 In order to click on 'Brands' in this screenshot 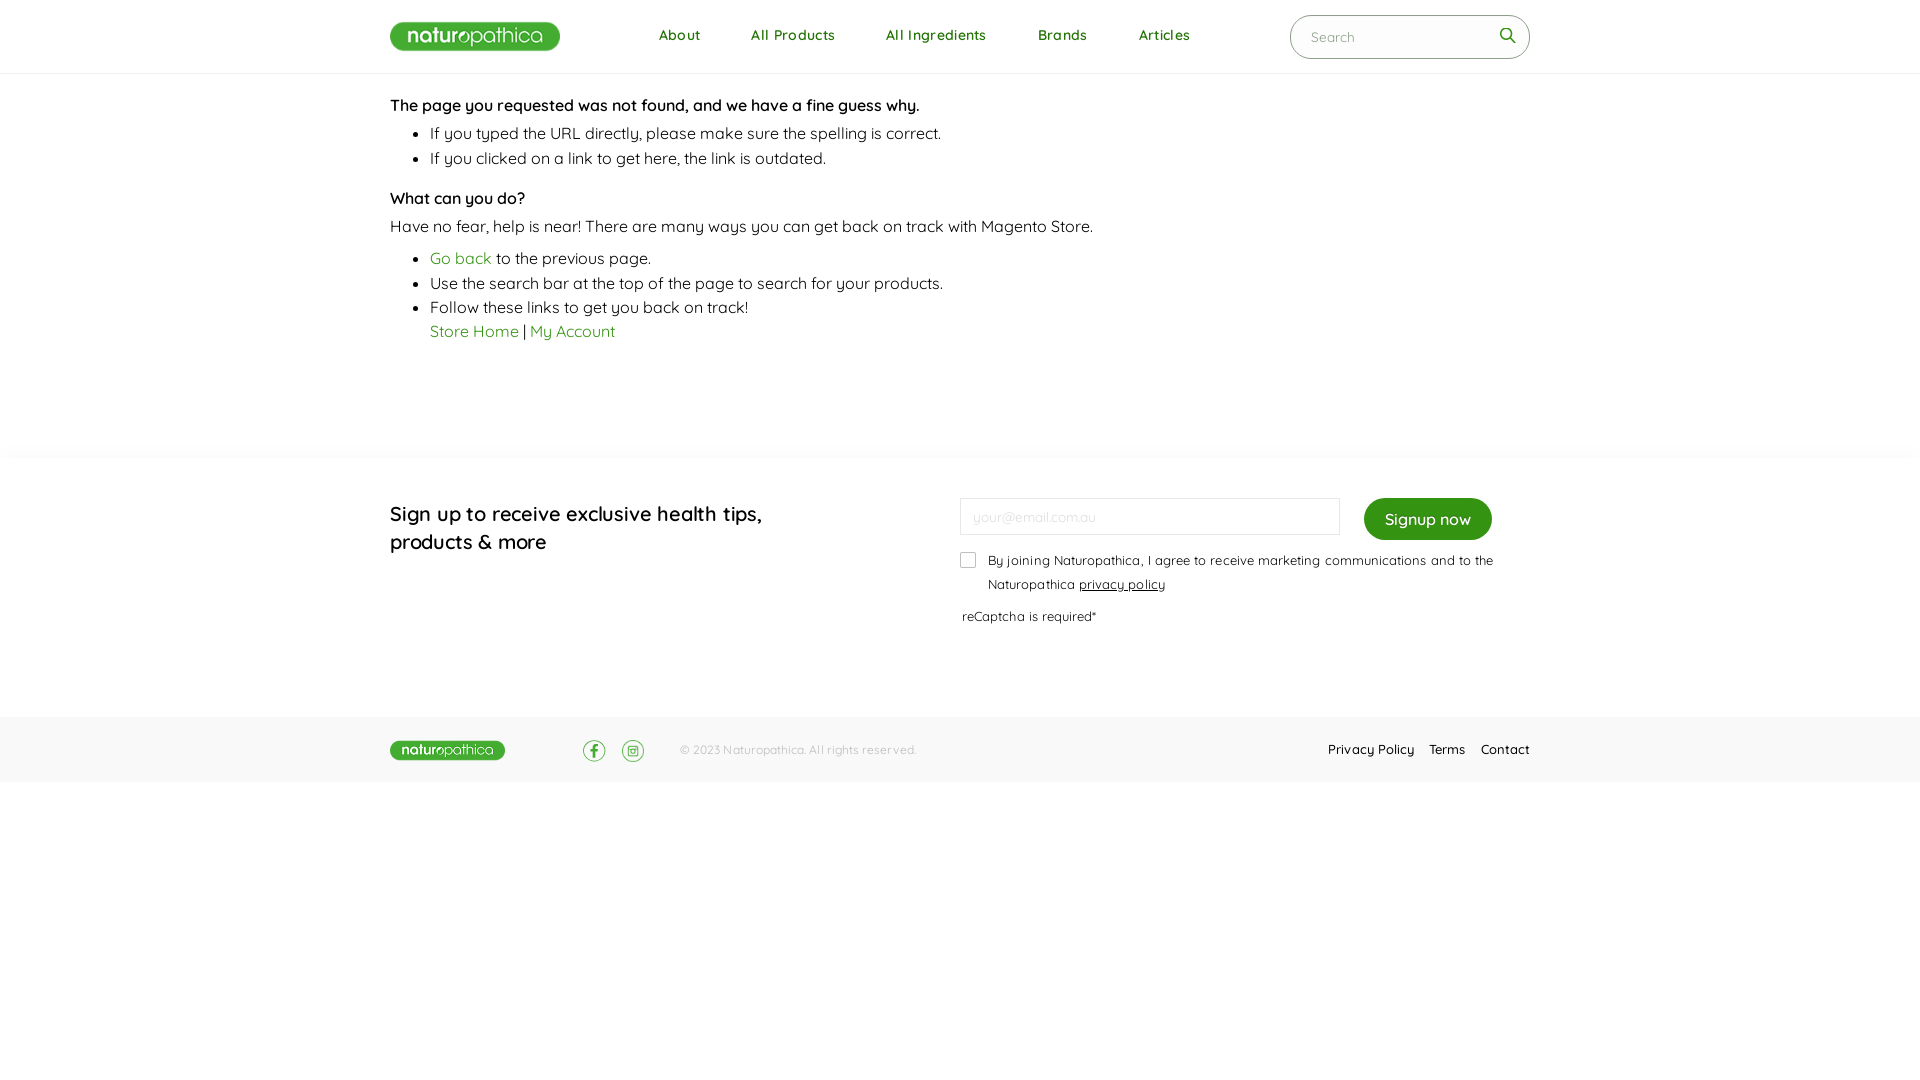, I will do `click(1022, 36)`.